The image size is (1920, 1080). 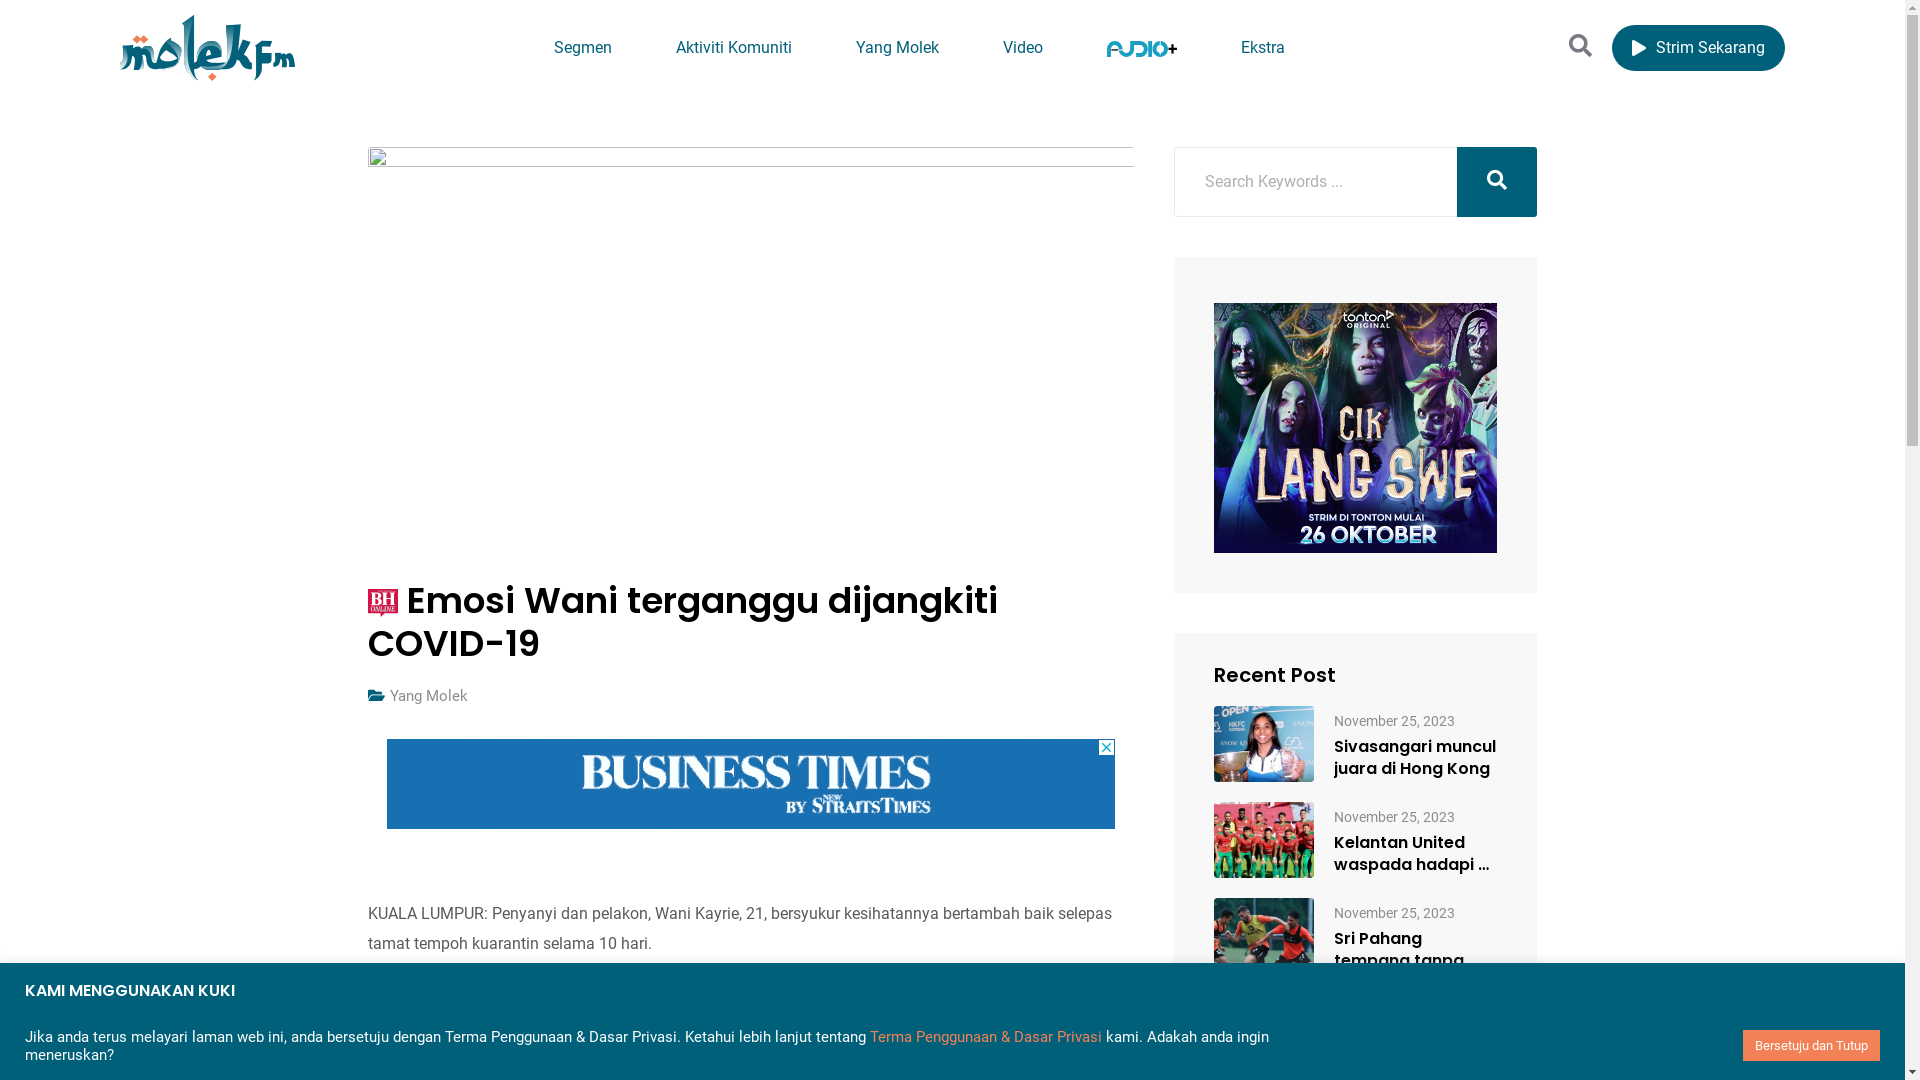 What do you see at coordinates (389, 694) in the screenshot?
I see `'Yang Molek'` at bounding box center [389, 694].